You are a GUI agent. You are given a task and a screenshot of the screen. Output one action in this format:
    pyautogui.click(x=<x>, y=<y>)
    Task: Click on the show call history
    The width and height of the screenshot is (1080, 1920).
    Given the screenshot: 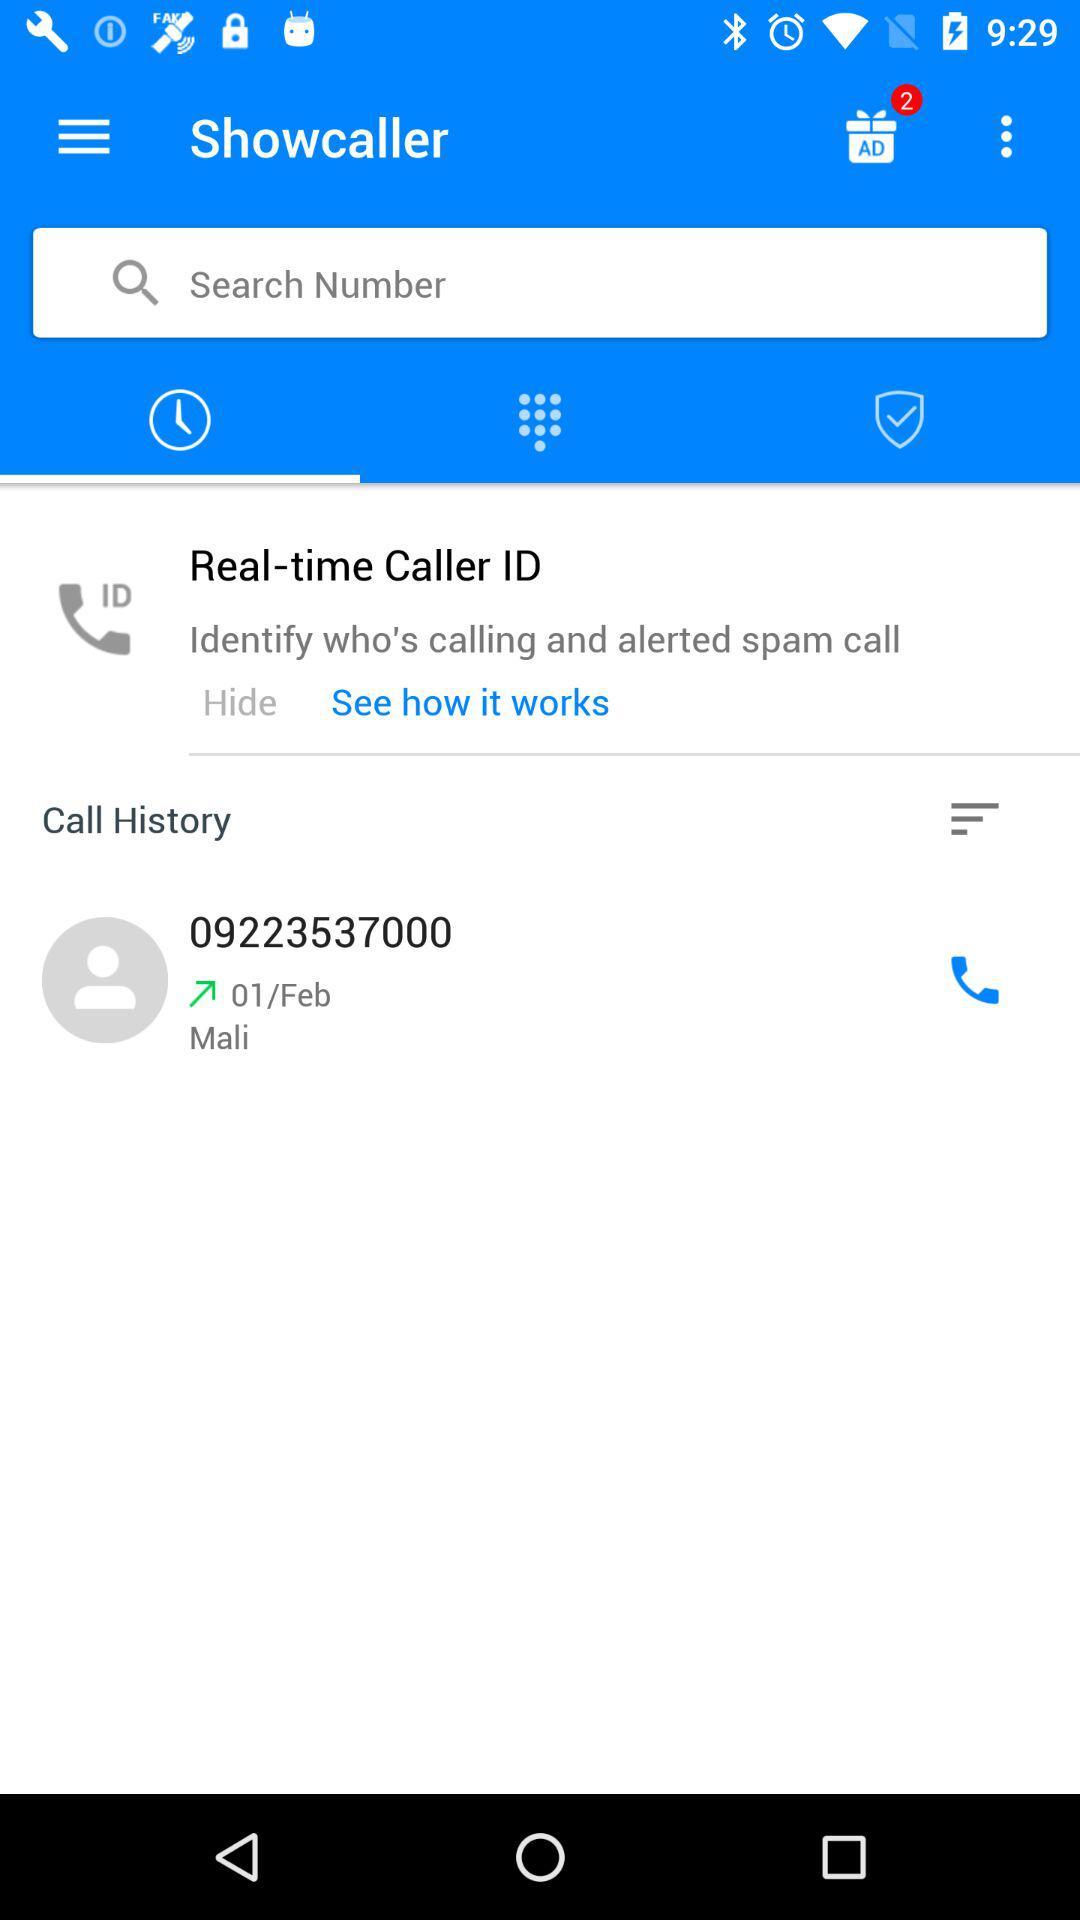 What is the action you would take?
    pyautogui.click(x=180, y=419)
    